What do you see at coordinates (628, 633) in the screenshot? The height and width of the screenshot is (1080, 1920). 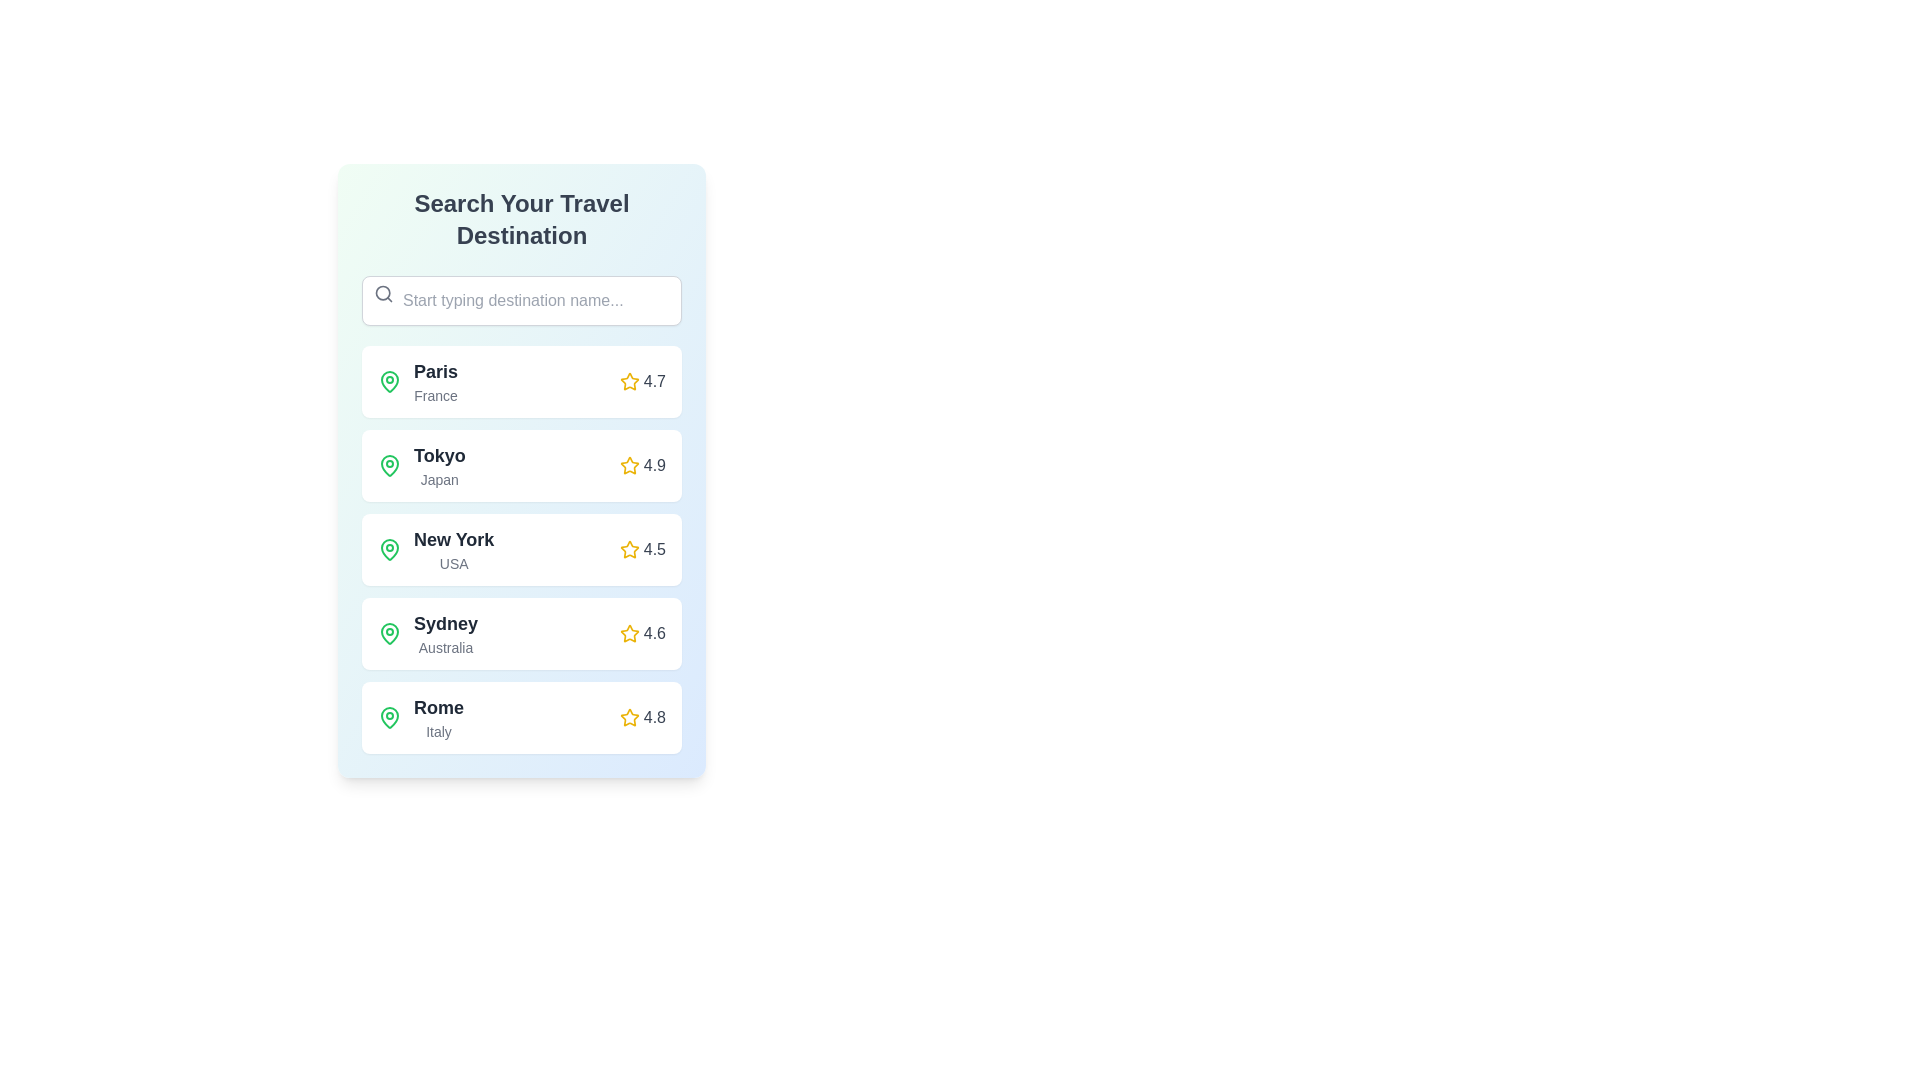 I see `the decorative icon indicating rating or favorite status, located to the left of the text '4.6' in the row containing 'Sydney' and 'Australia'` at bounding box center [628, 633].